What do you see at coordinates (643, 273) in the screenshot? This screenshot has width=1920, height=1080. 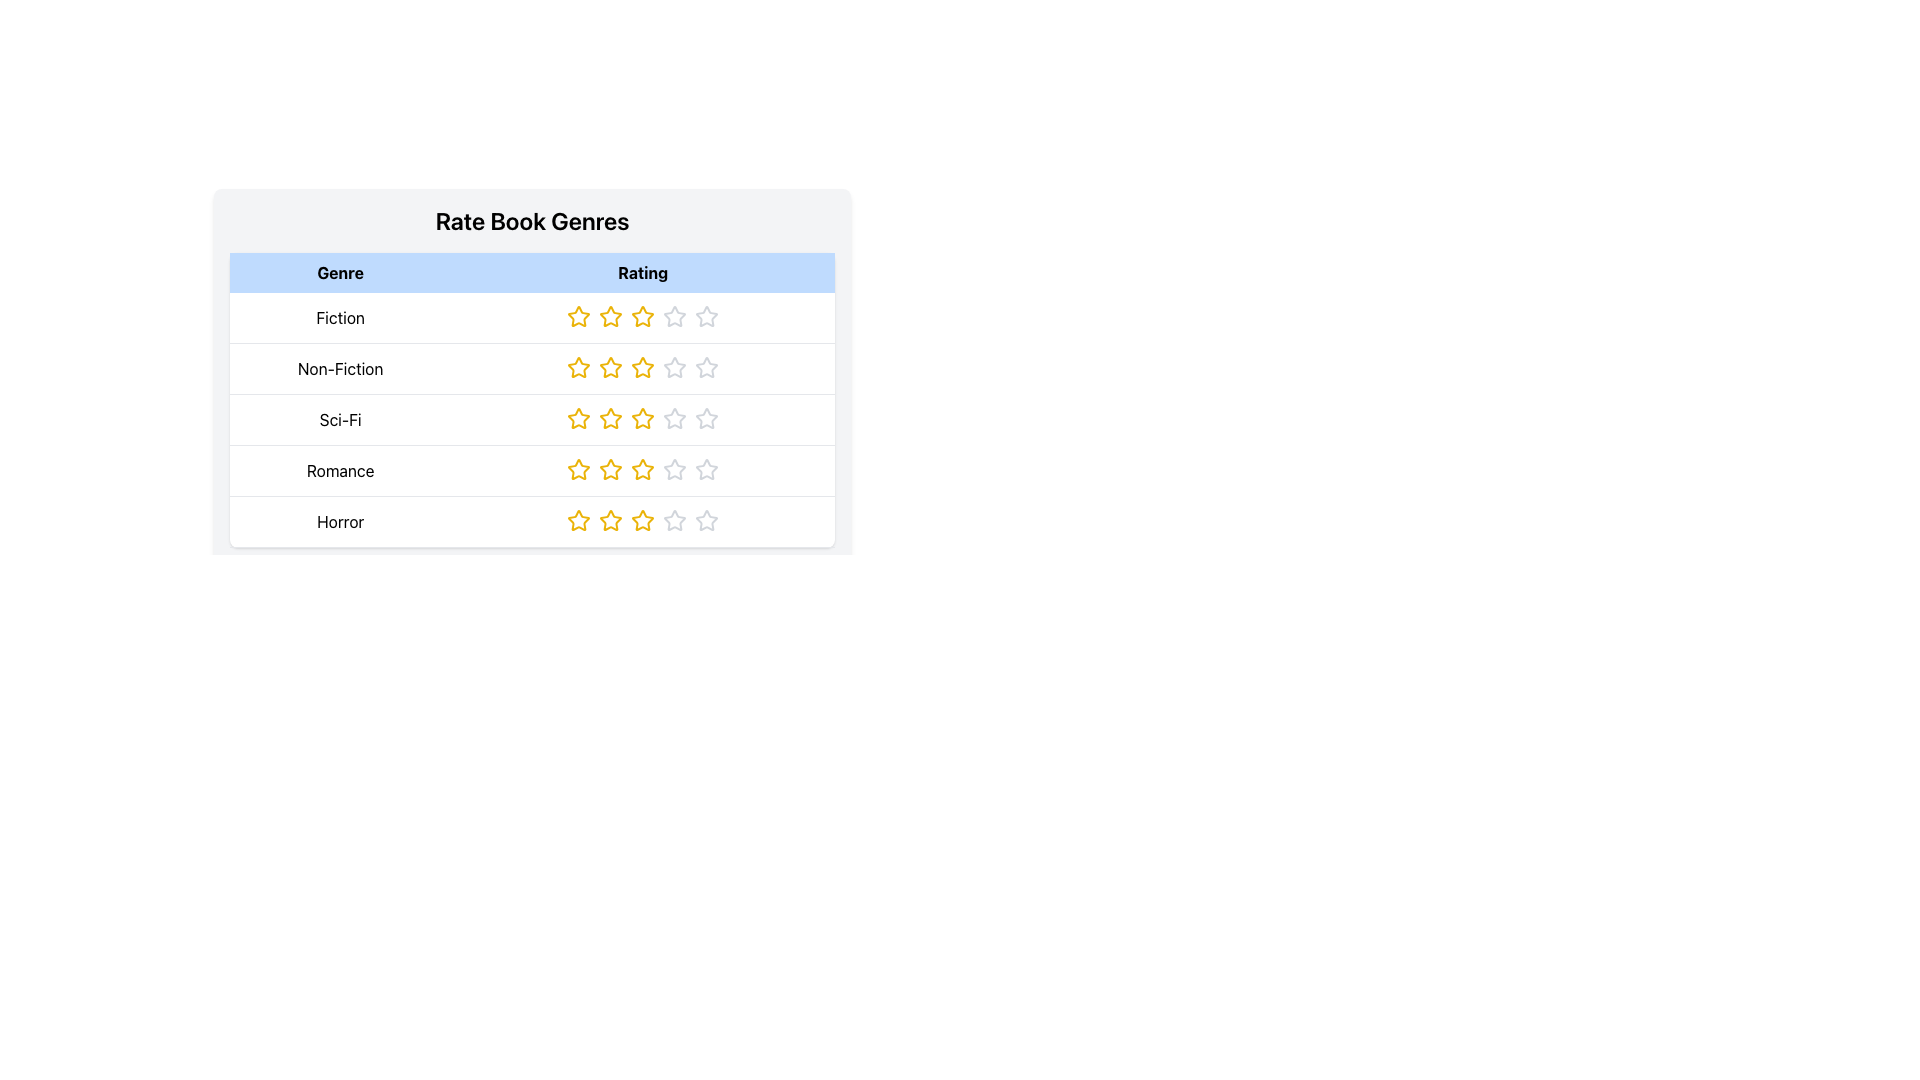 I see `the 'Rating' text label, which is a bold black font on a light blue background, positioned in the top row of a table, to the right of the 'Genre' label` at bounding box center [643, 273].